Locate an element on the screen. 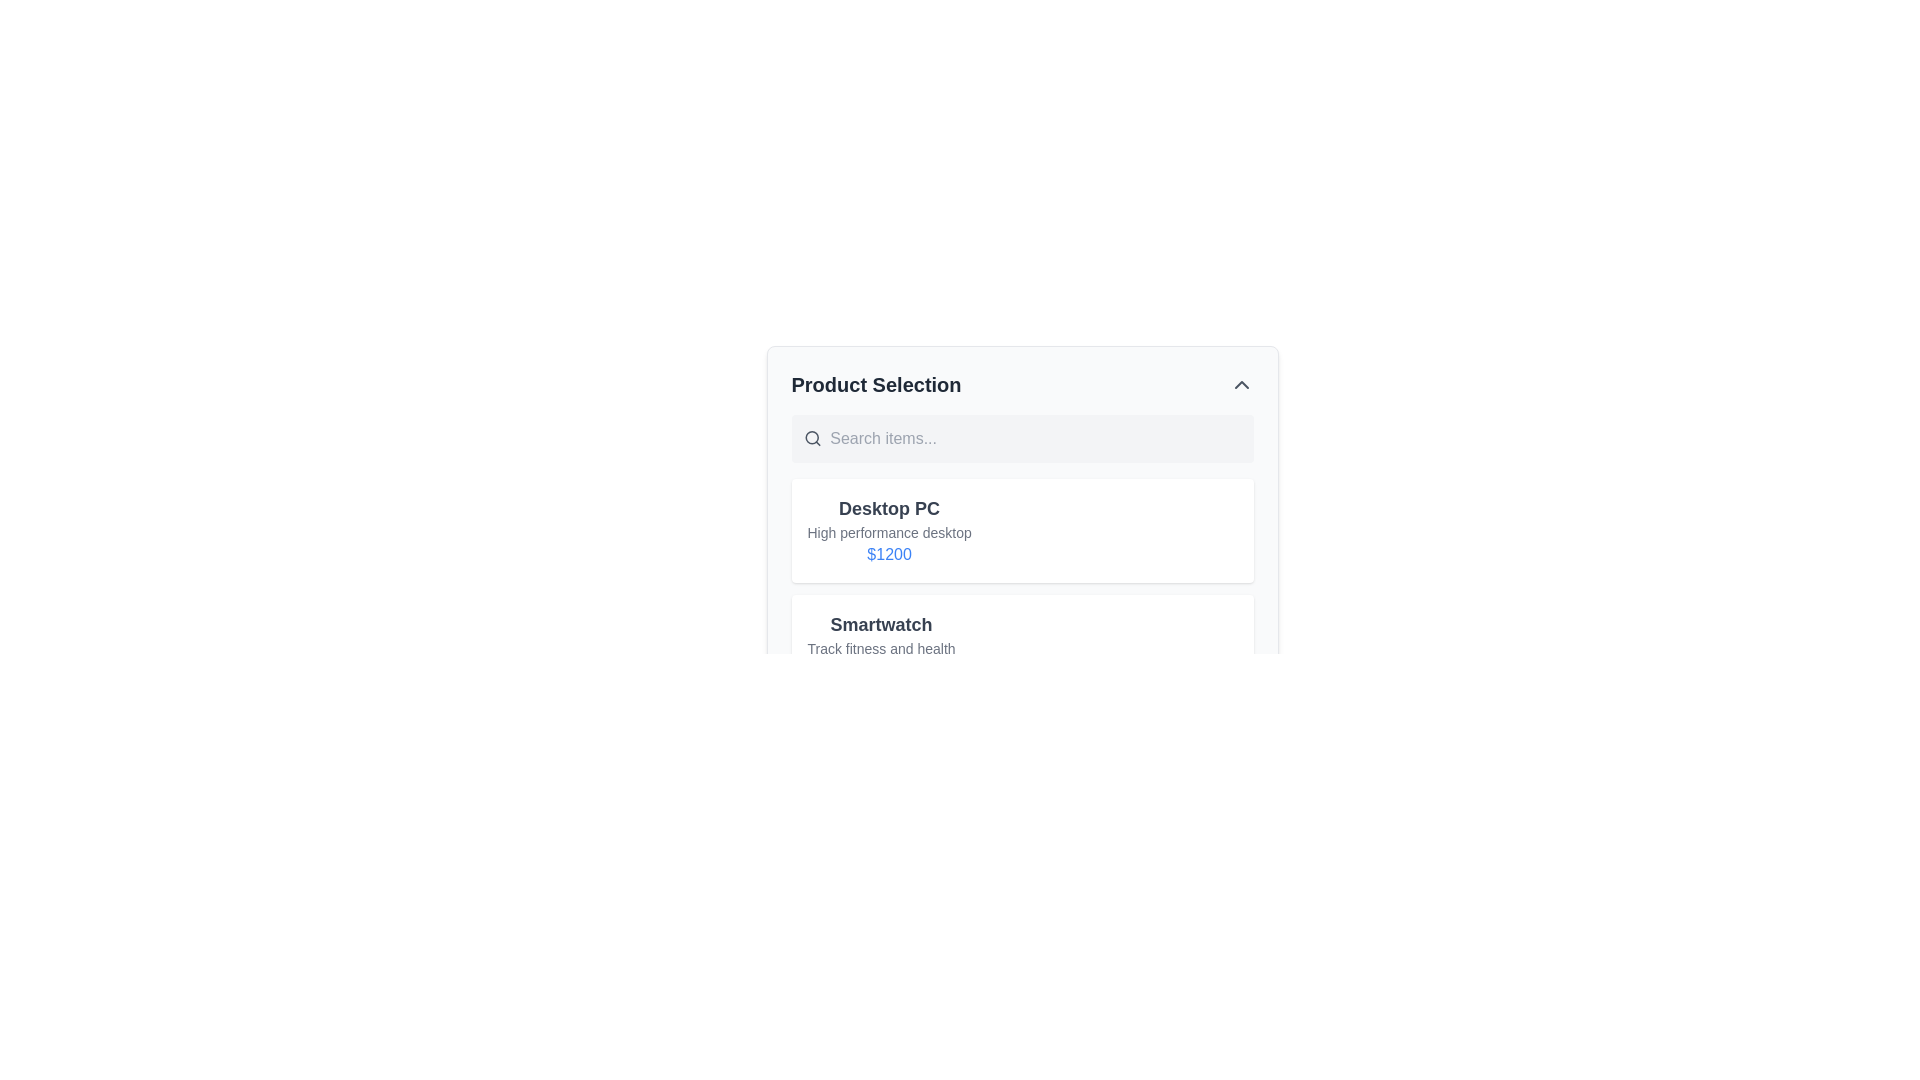 The image size is (1920, 1080). the 'Desktop PC' text label, which is styled in bold and dark gray, located at the upper section of the product card to emphasize it or trigger possible tooltips is located at coordinates (888, 508).